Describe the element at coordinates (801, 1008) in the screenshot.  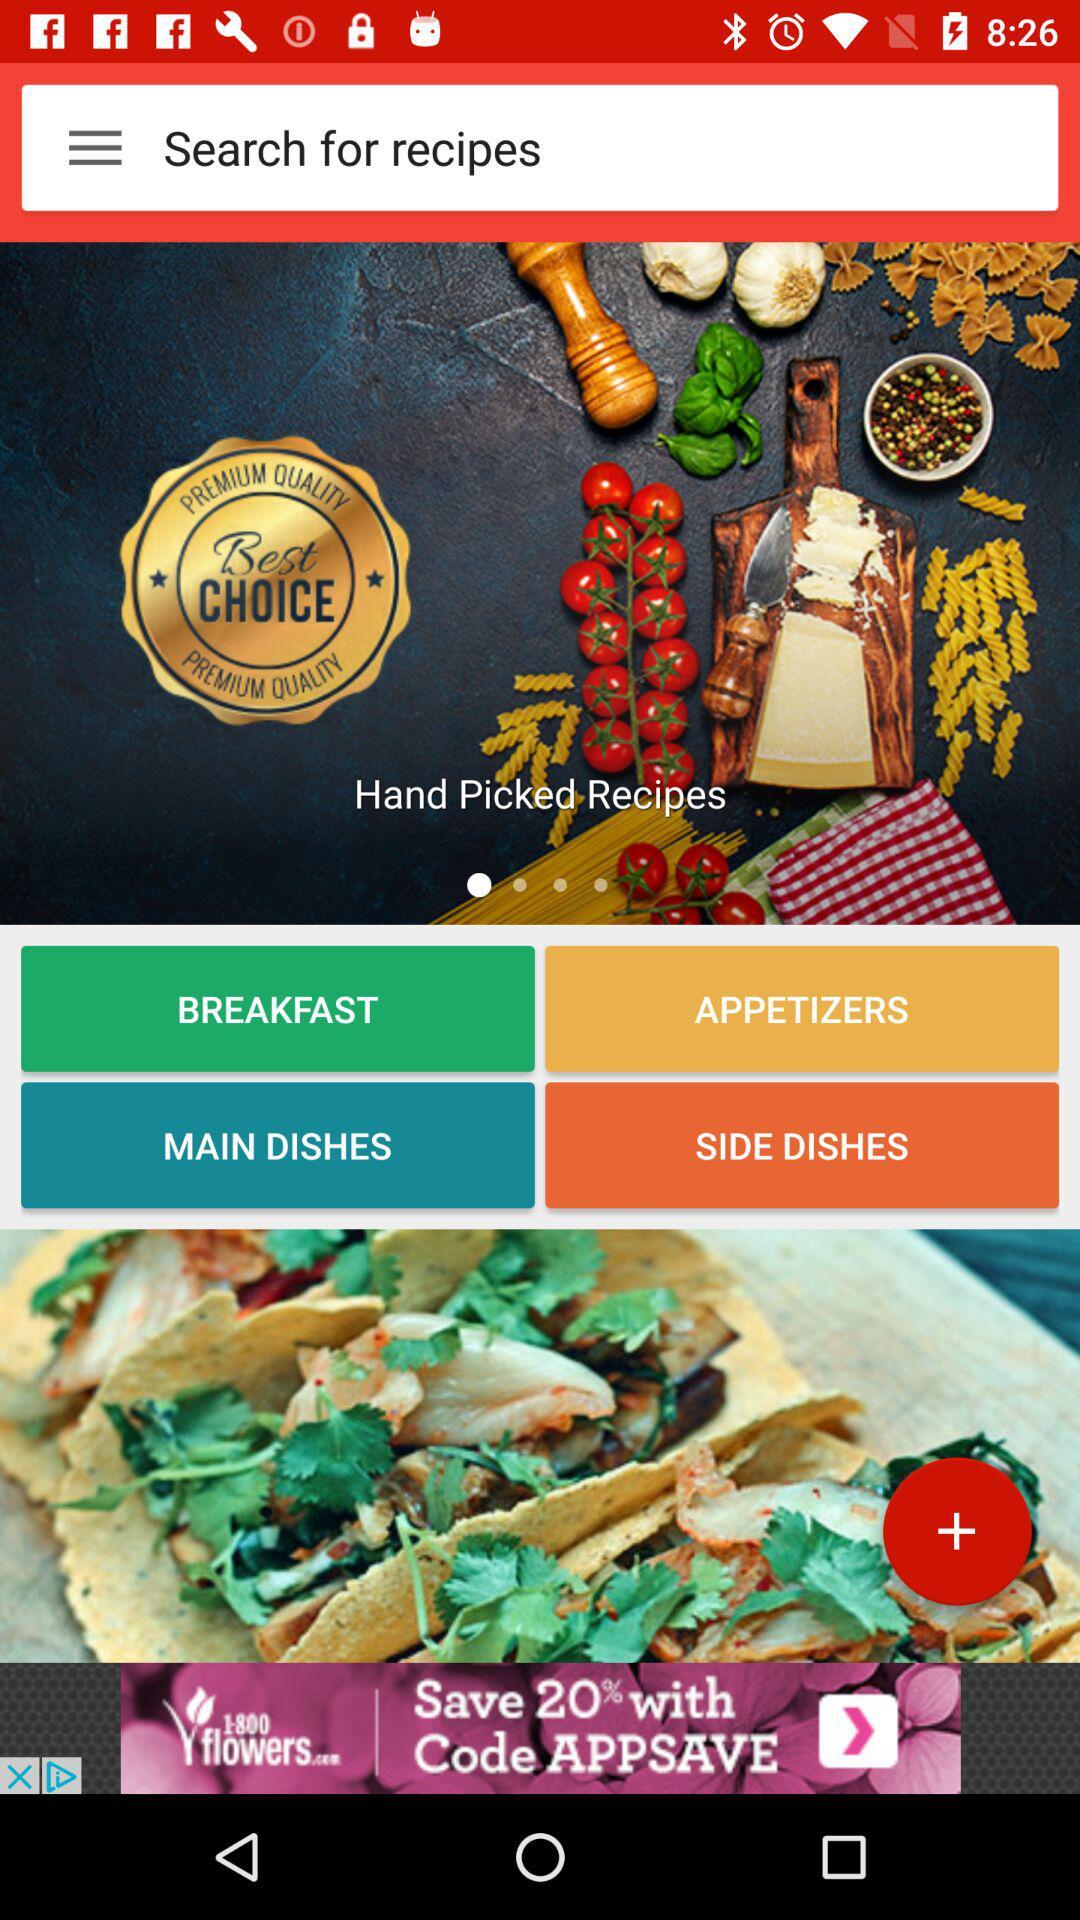
I see `the appetizers option` at that location.